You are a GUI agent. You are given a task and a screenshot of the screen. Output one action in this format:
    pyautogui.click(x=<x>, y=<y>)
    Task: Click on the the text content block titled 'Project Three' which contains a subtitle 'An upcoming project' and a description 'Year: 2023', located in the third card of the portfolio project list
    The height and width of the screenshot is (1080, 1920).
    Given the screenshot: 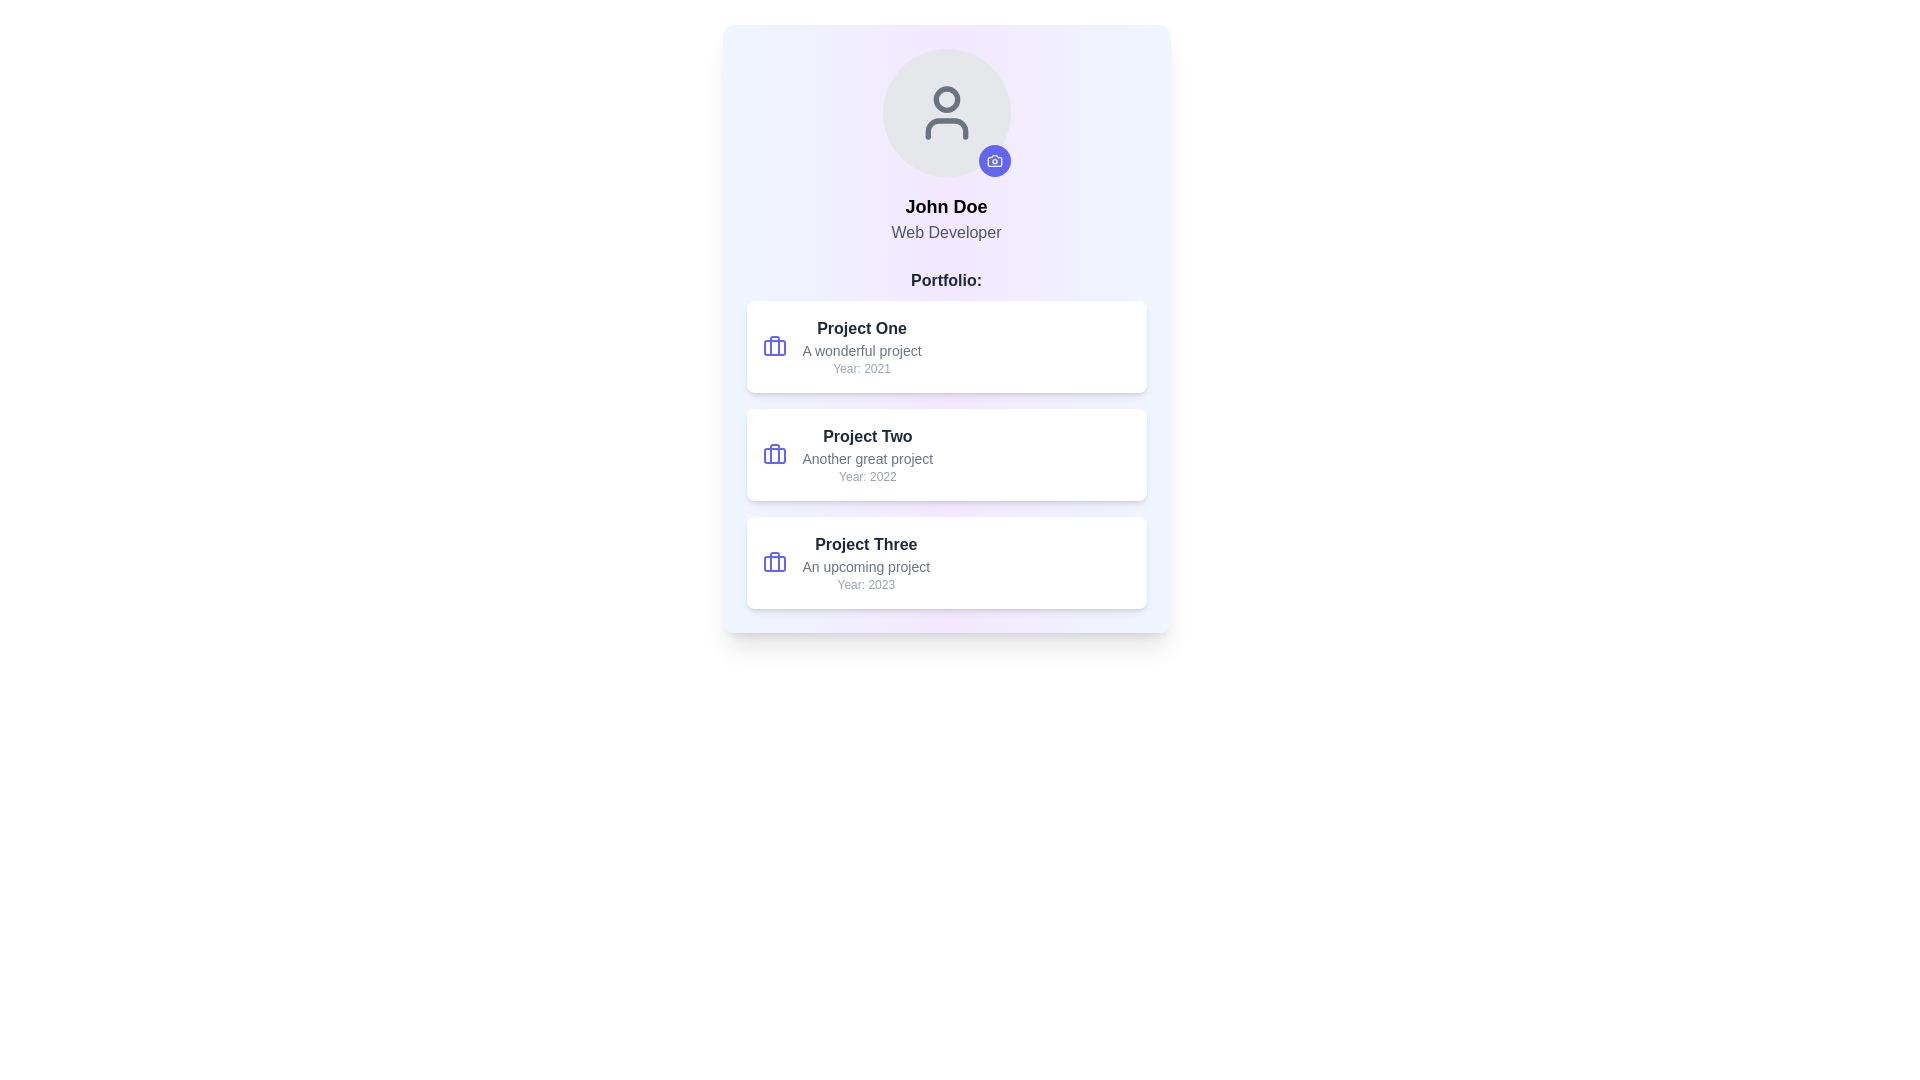 What is the action you would take?
    pyautogui.click(x=866, y=563)
    